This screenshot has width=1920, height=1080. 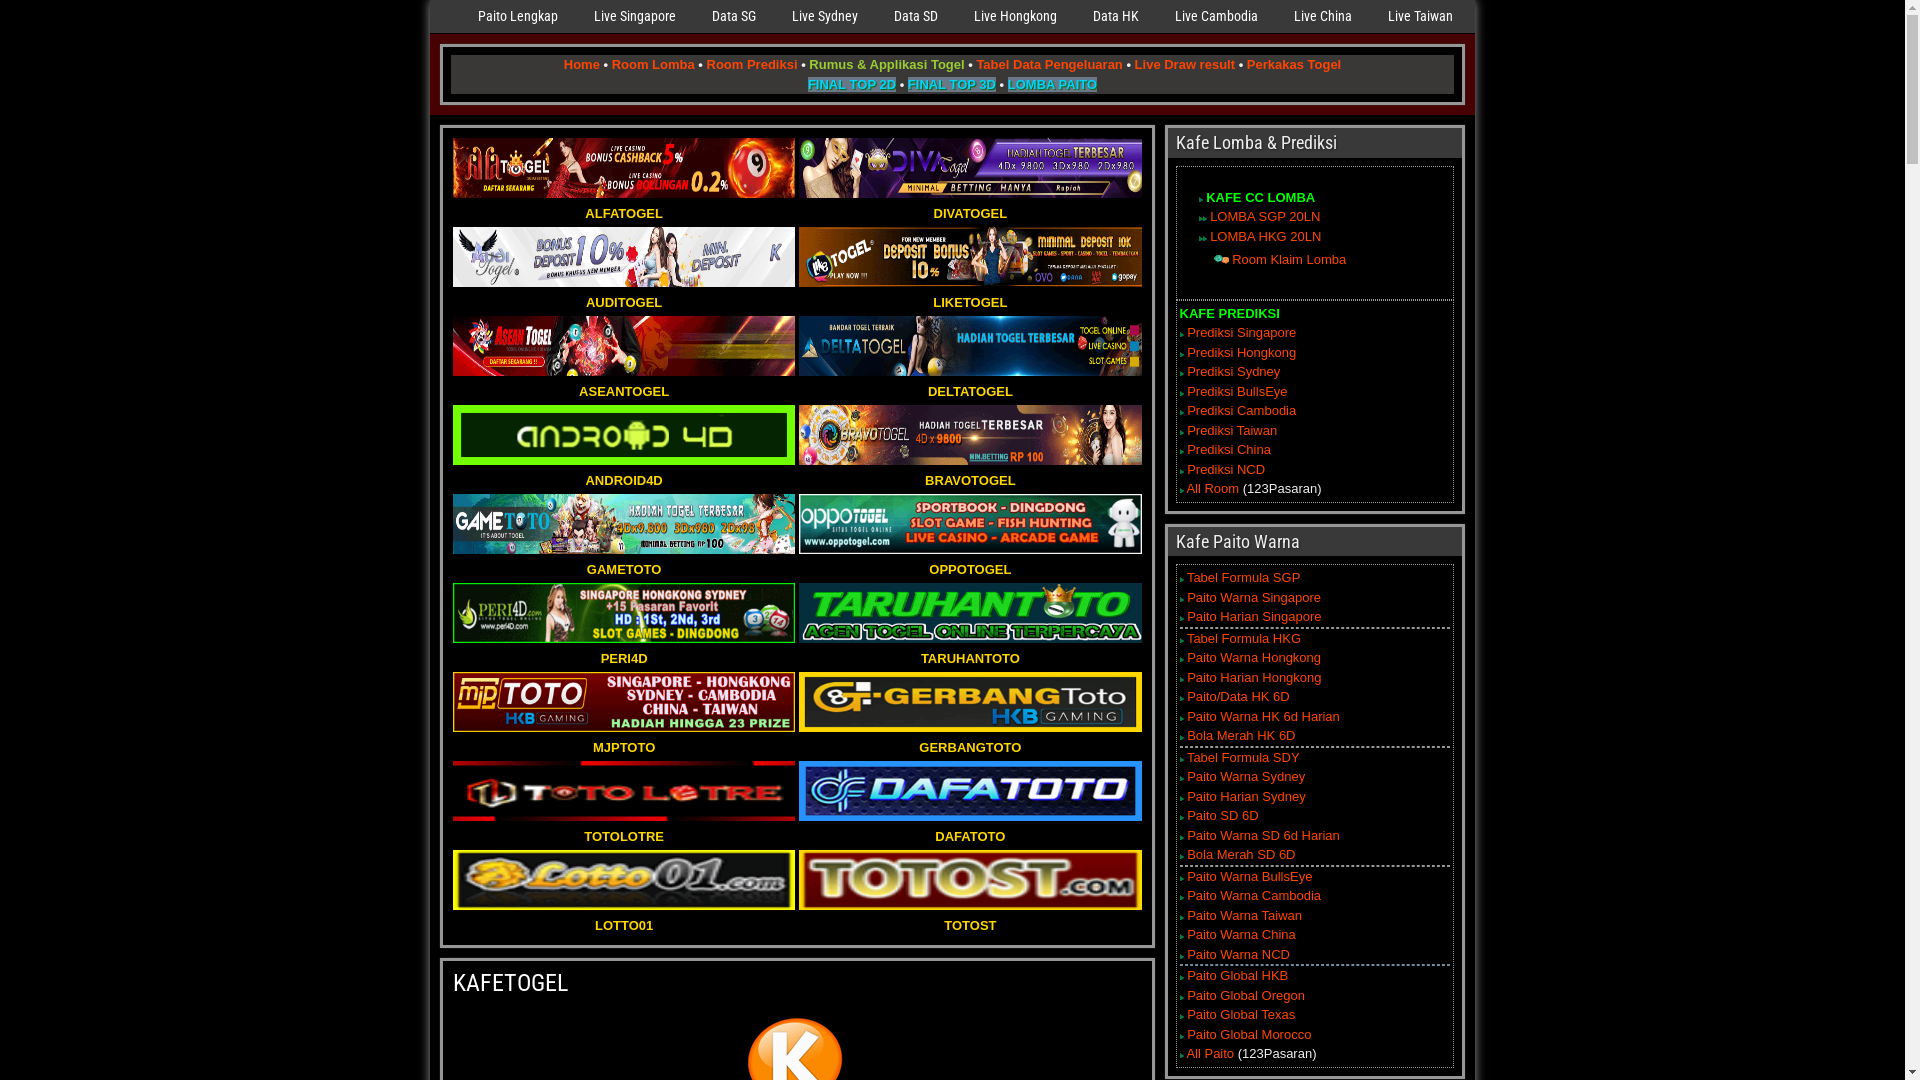 What do you see at coordinates (1240, 351) in the screenshot?
I see `'Prediksi Hongkong'` at bounding box center [1240, 351].